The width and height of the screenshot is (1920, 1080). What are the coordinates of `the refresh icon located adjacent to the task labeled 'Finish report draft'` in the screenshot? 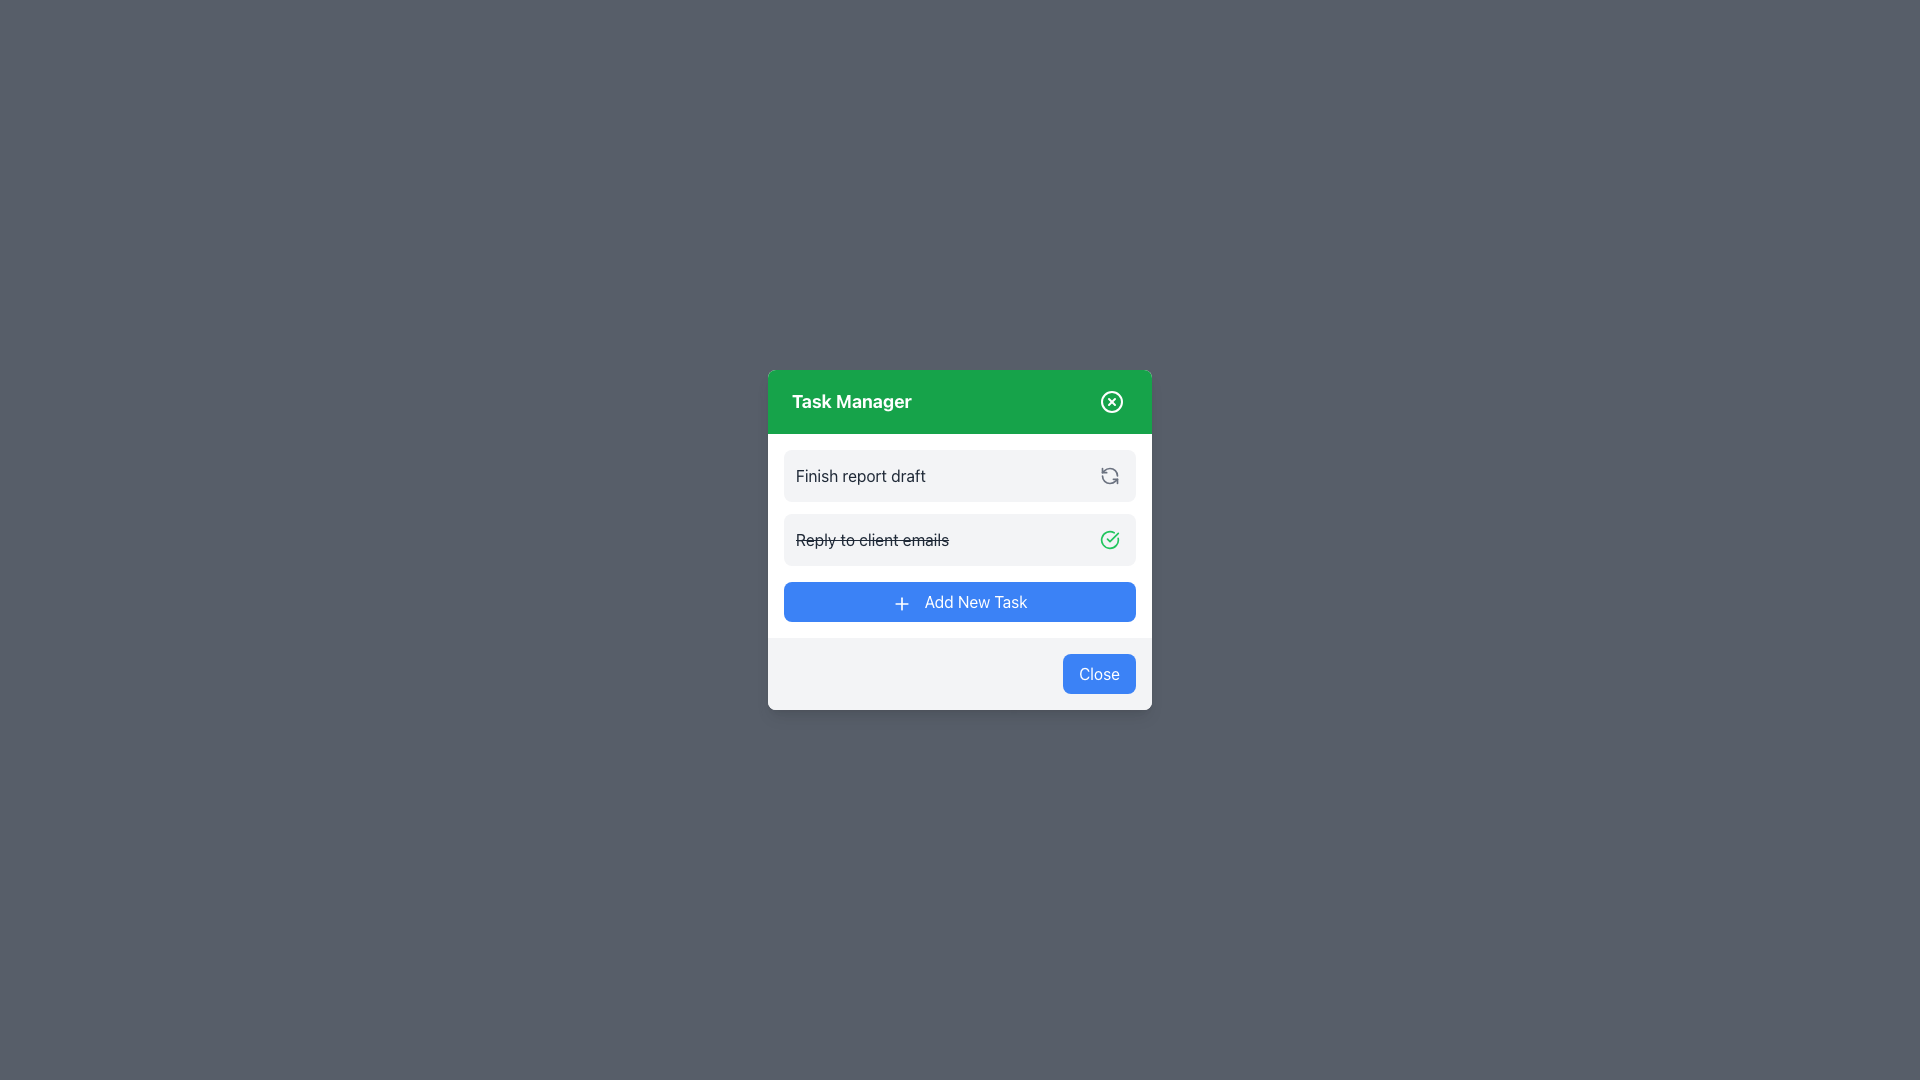 It's located at (1108, 475).